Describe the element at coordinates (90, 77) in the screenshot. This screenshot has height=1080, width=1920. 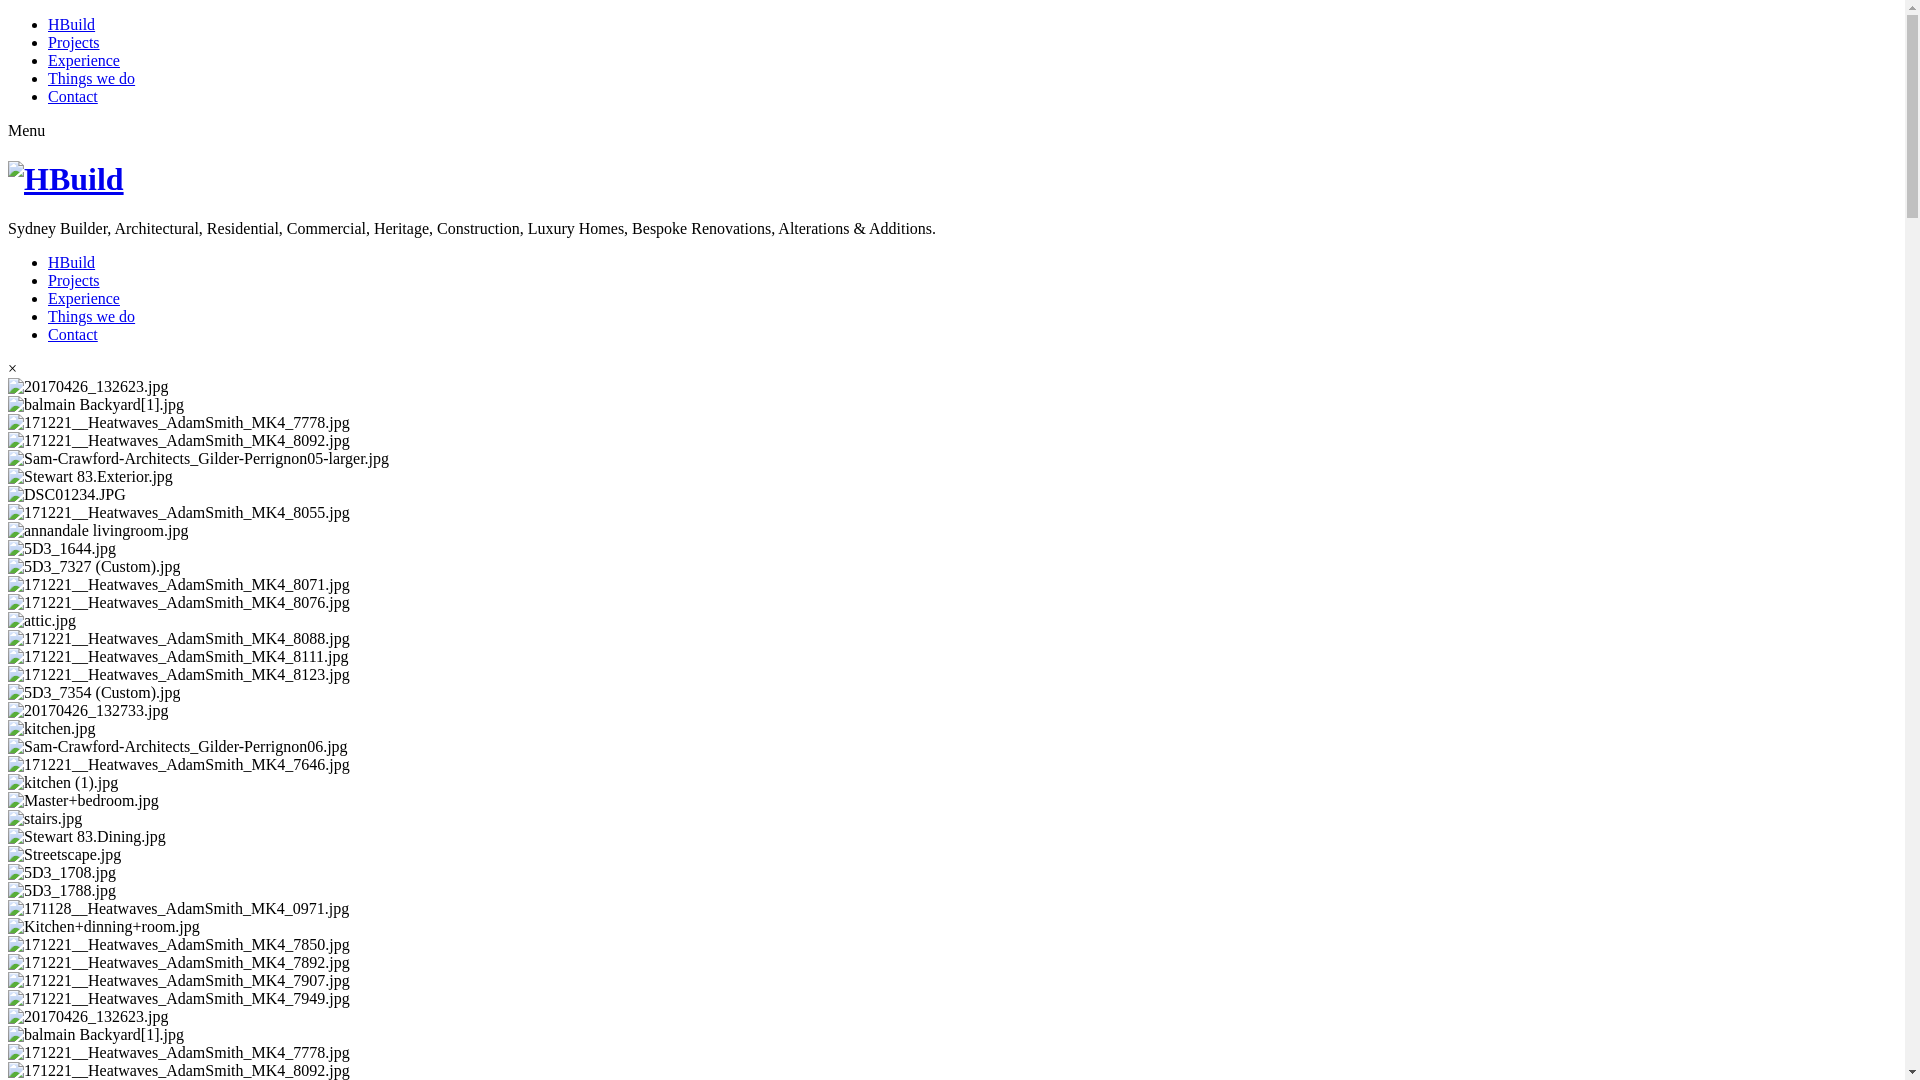
I see `'Things we do'` at that location.